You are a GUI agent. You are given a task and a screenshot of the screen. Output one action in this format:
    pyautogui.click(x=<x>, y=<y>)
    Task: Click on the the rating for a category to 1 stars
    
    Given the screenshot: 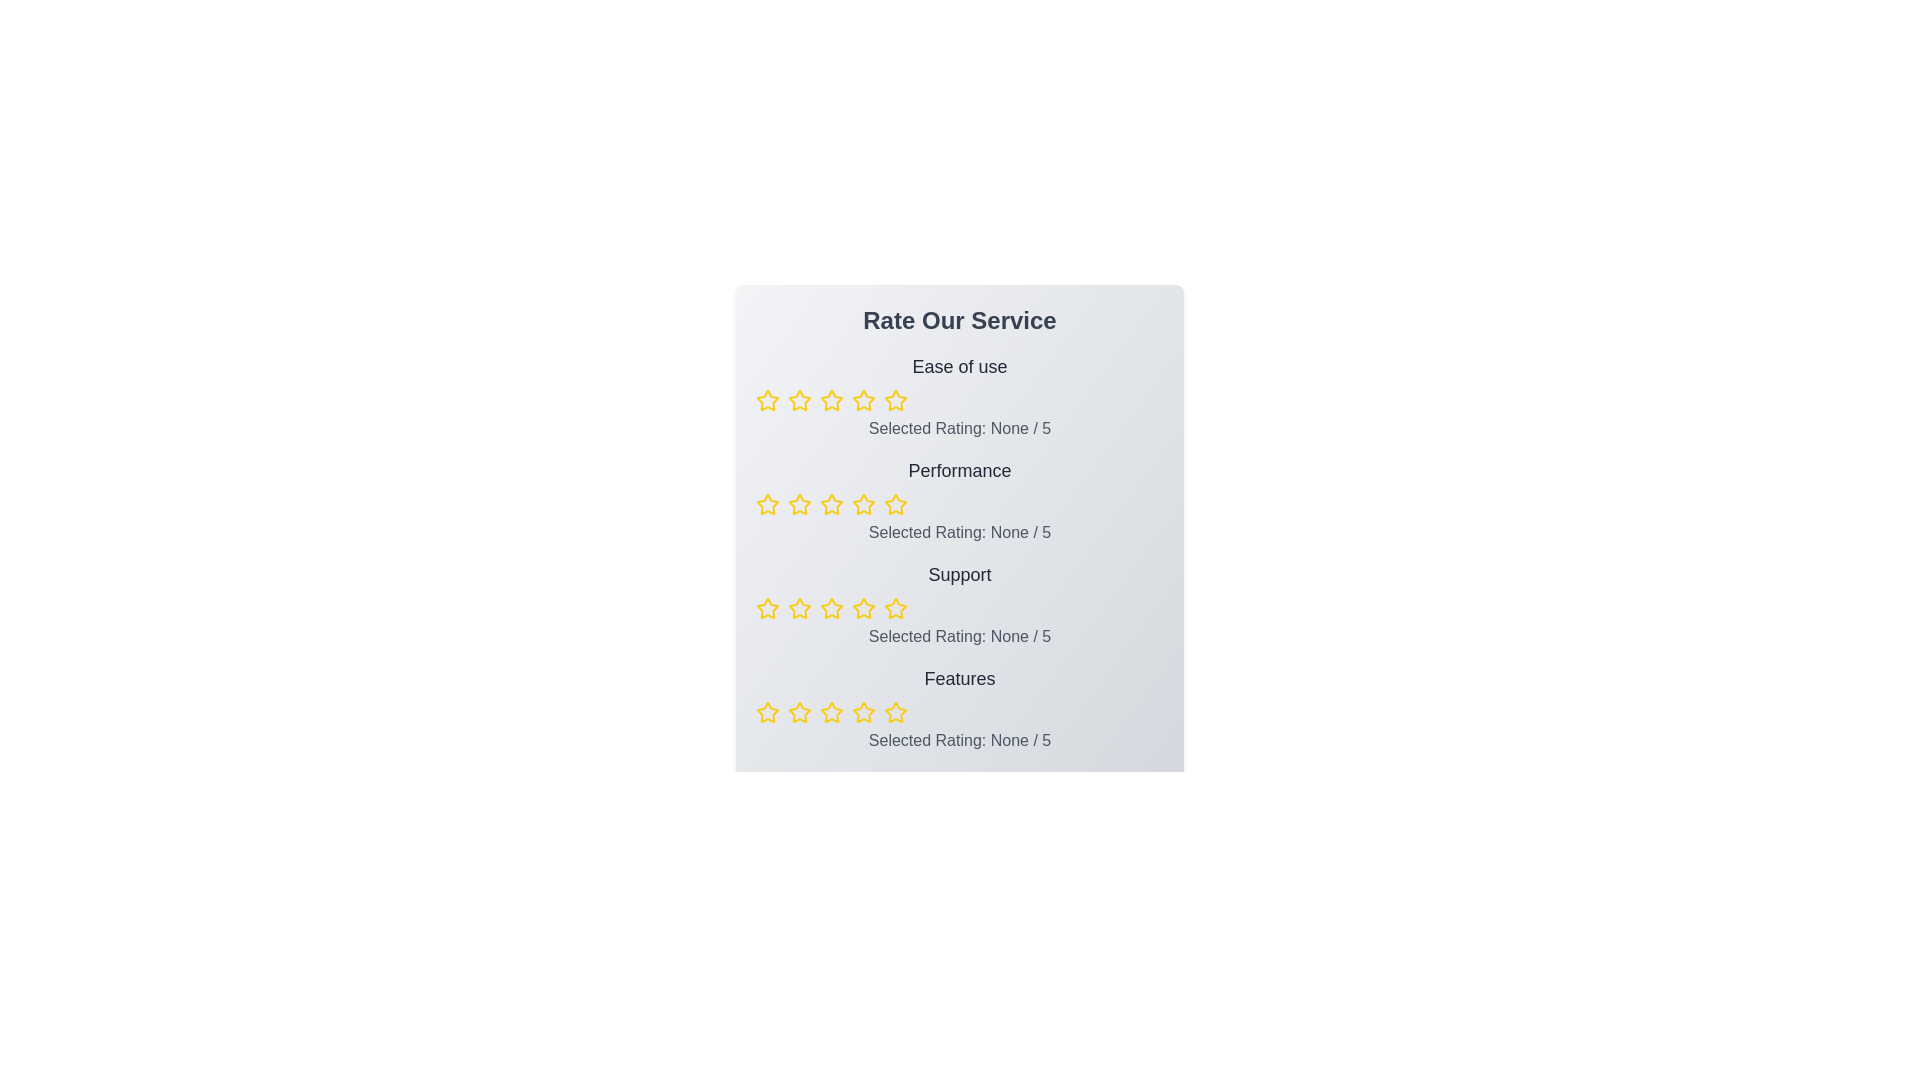 What is the action you would take?
    pyautogui.click(x=767, y=401)
    